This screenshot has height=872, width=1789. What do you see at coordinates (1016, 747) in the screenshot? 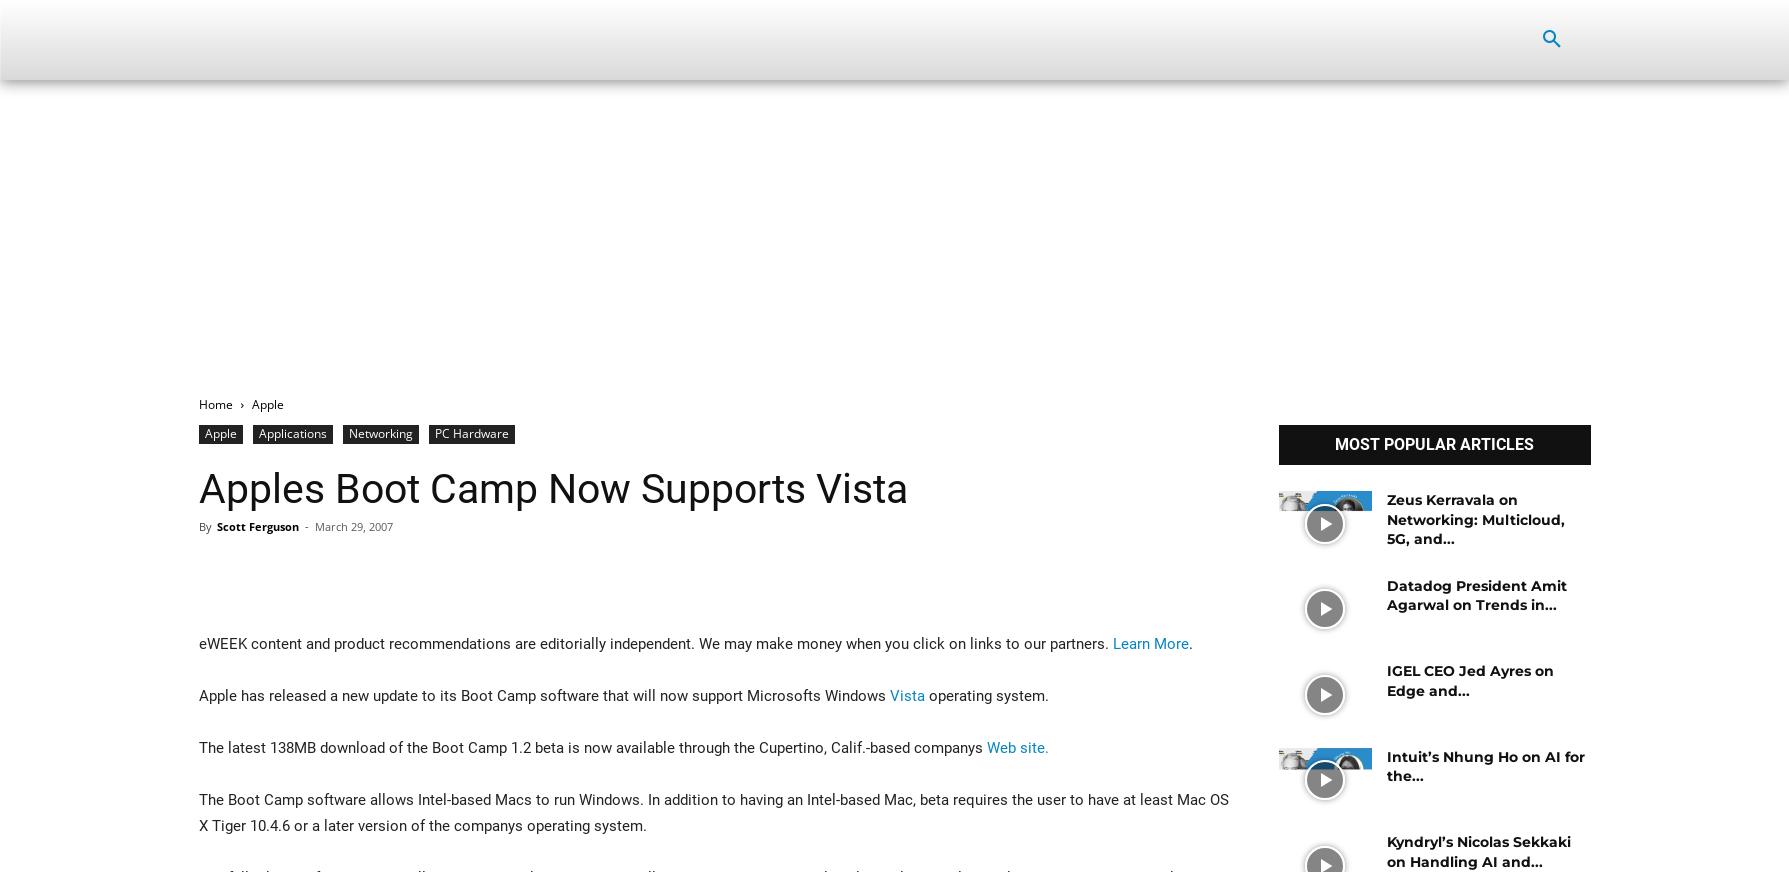
I see `'Web site.'` at bounding box center [1016, 747].